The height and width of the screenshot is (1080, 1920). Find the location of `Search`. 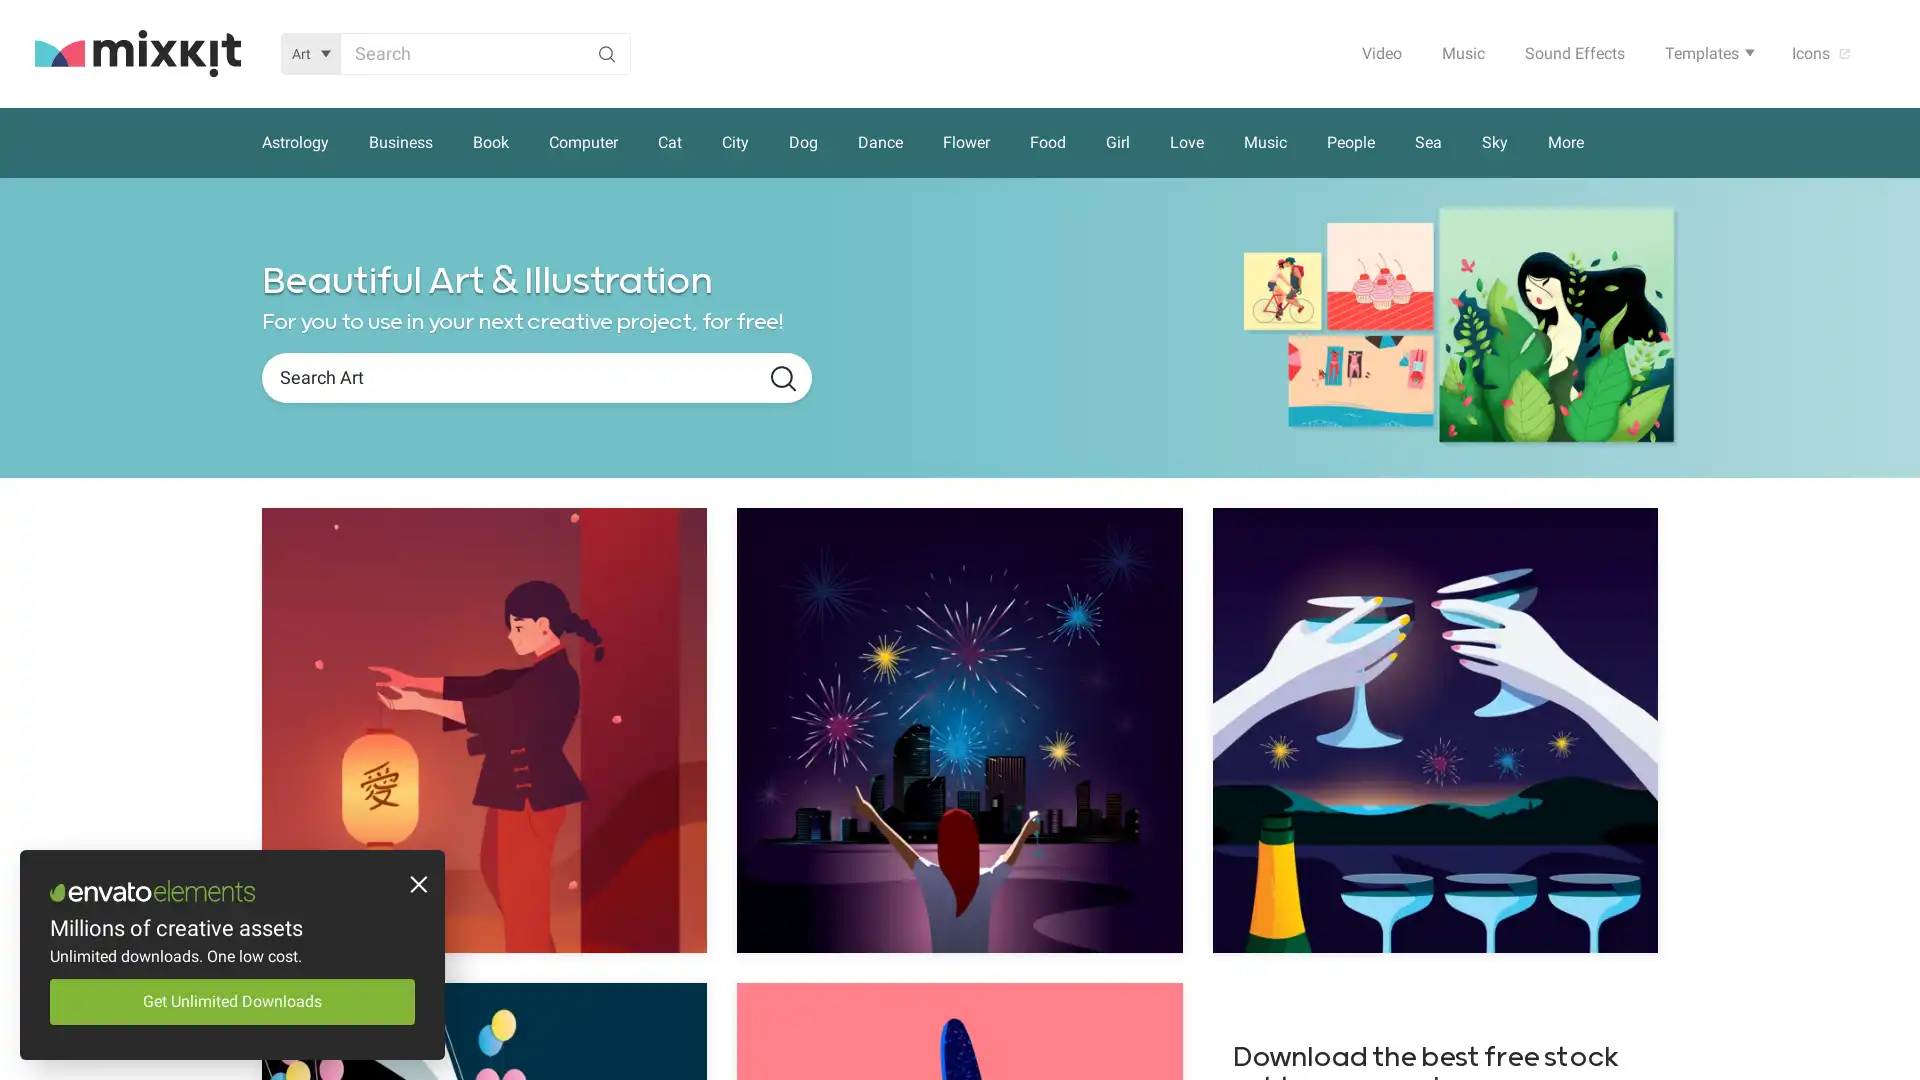

Search is located at coordinates (782, 378).